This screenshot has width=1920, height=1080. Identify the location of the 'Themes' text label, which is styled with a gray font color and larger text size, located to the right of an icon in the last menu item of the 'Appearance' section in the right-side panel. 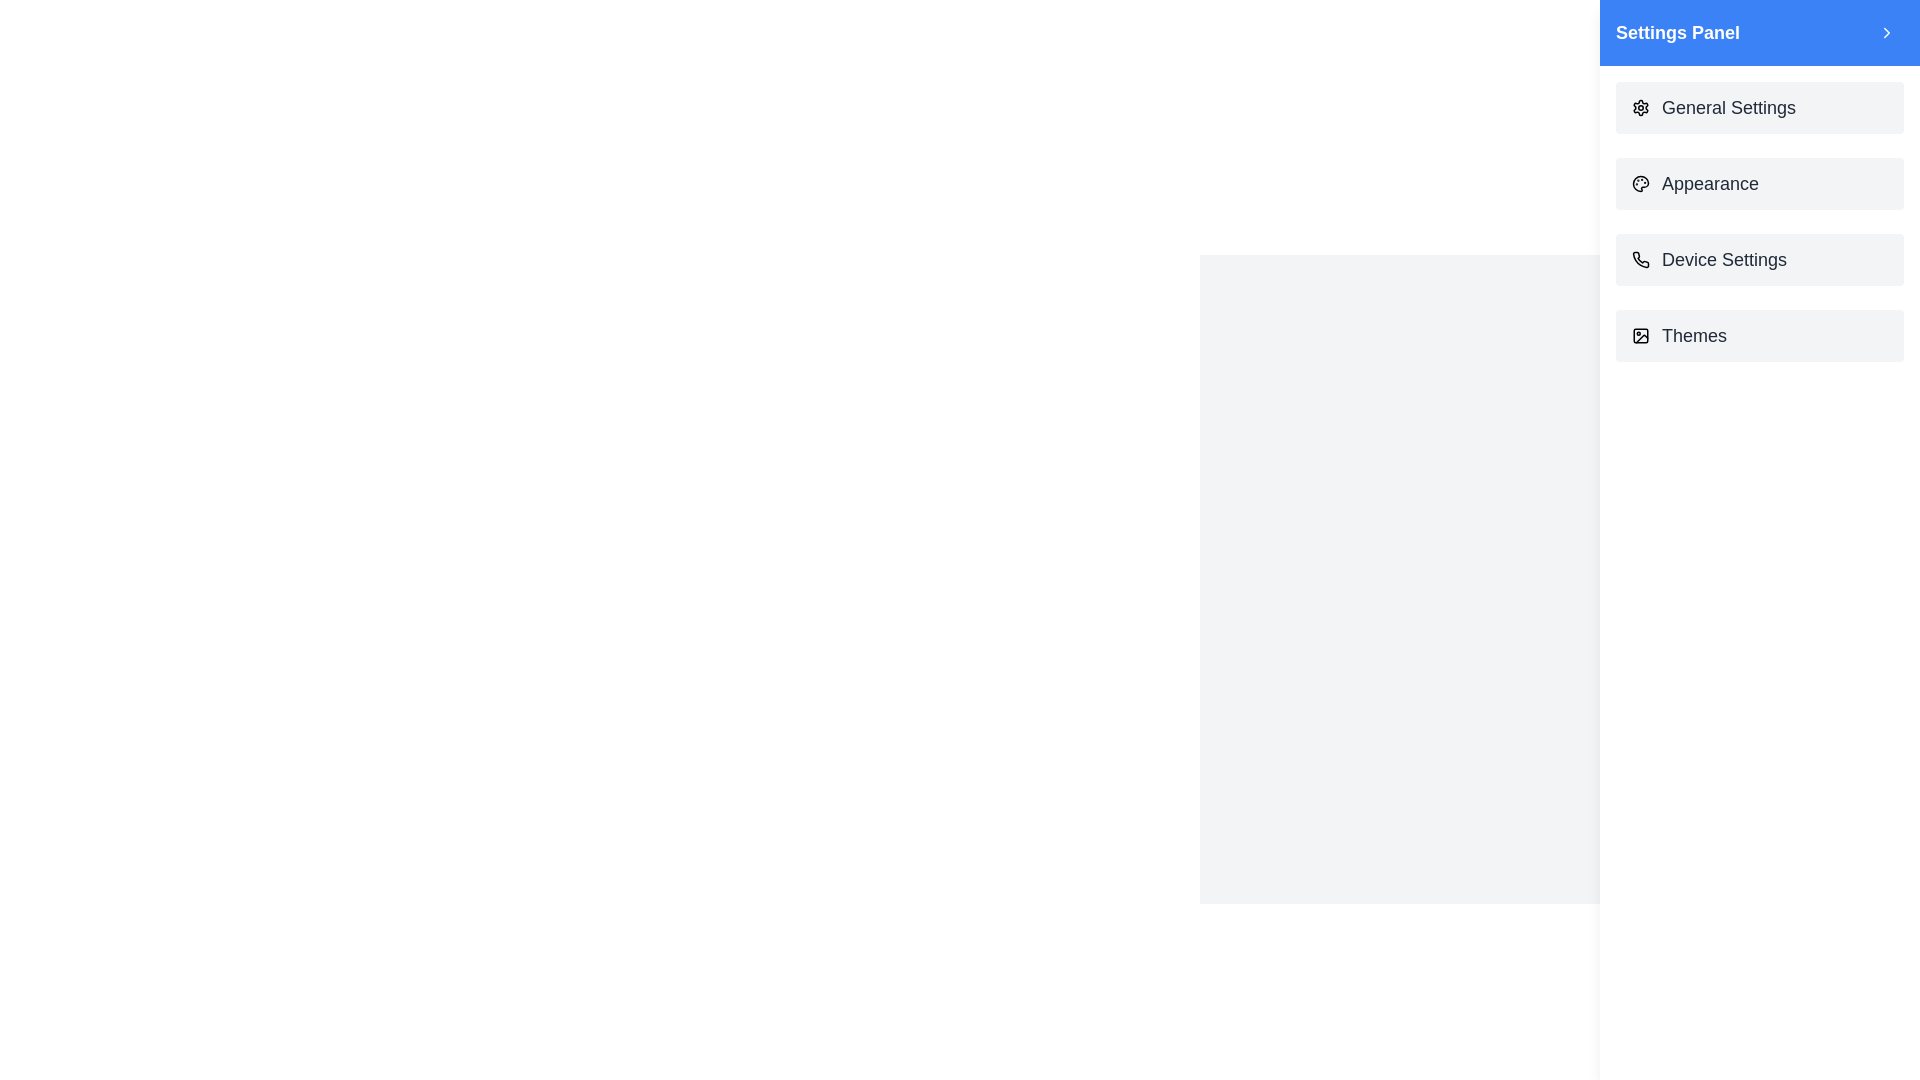
(1693, 334).